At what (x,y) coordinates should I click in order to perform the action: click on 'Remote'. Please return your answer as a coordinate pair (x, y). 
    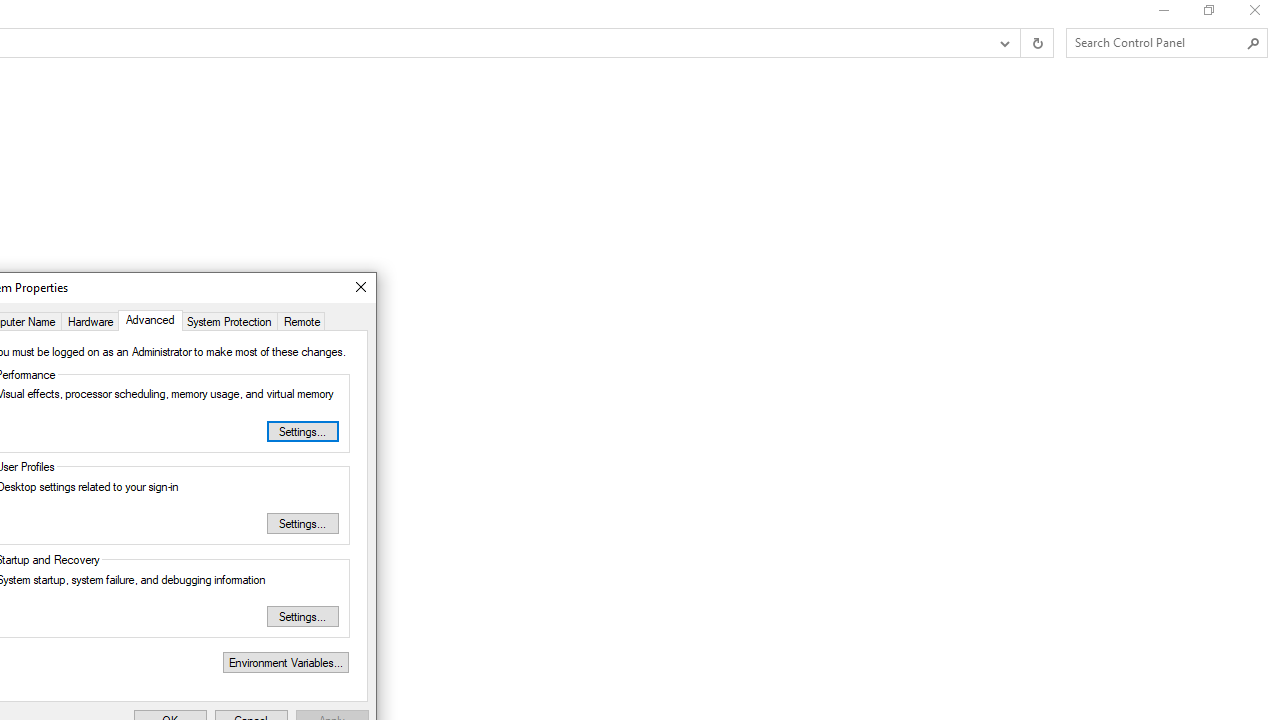
    Looking at the image, I should click on (301, 319).